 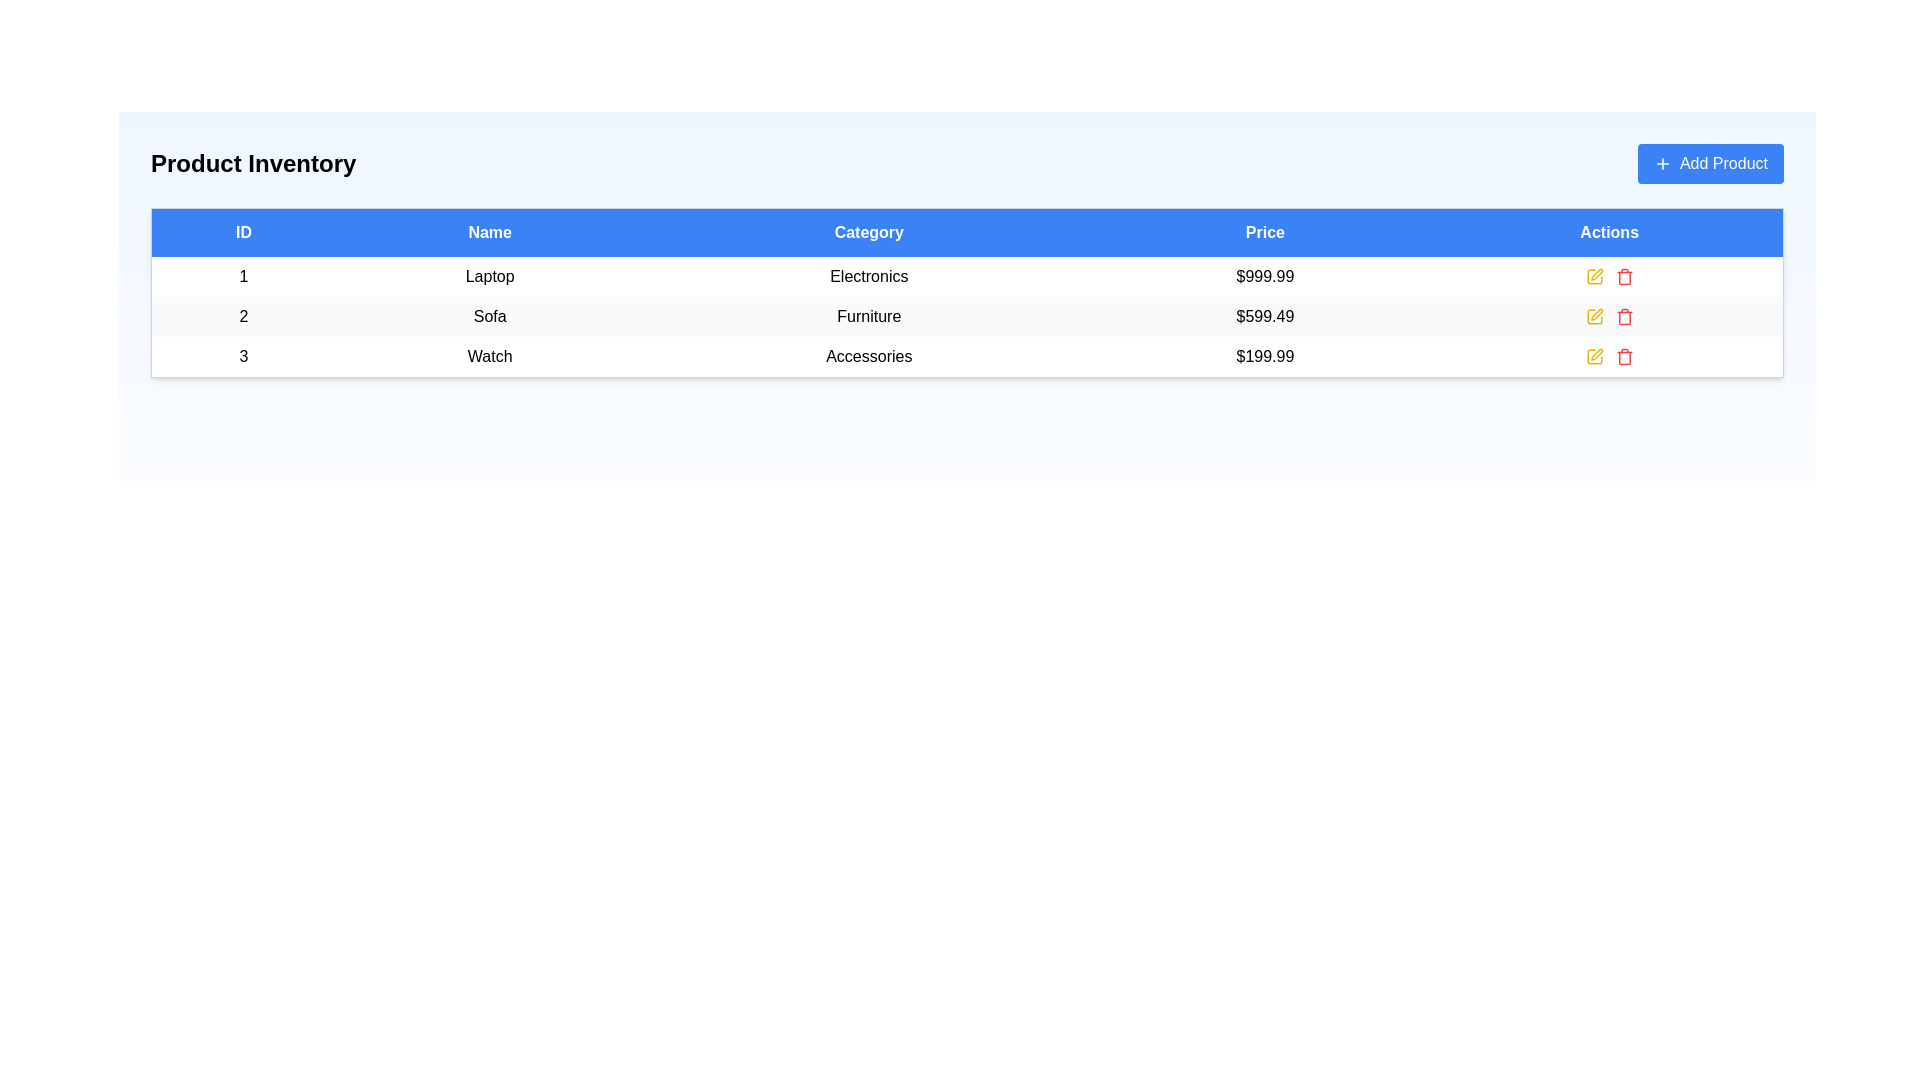 What do you see at coordinates (869, 315) in the screenshot?
I see `the static text label element reading 'Furniture', located in the 'Category' column of the table under the row labeled 'Sofa'` at bounding box center [869, 315].